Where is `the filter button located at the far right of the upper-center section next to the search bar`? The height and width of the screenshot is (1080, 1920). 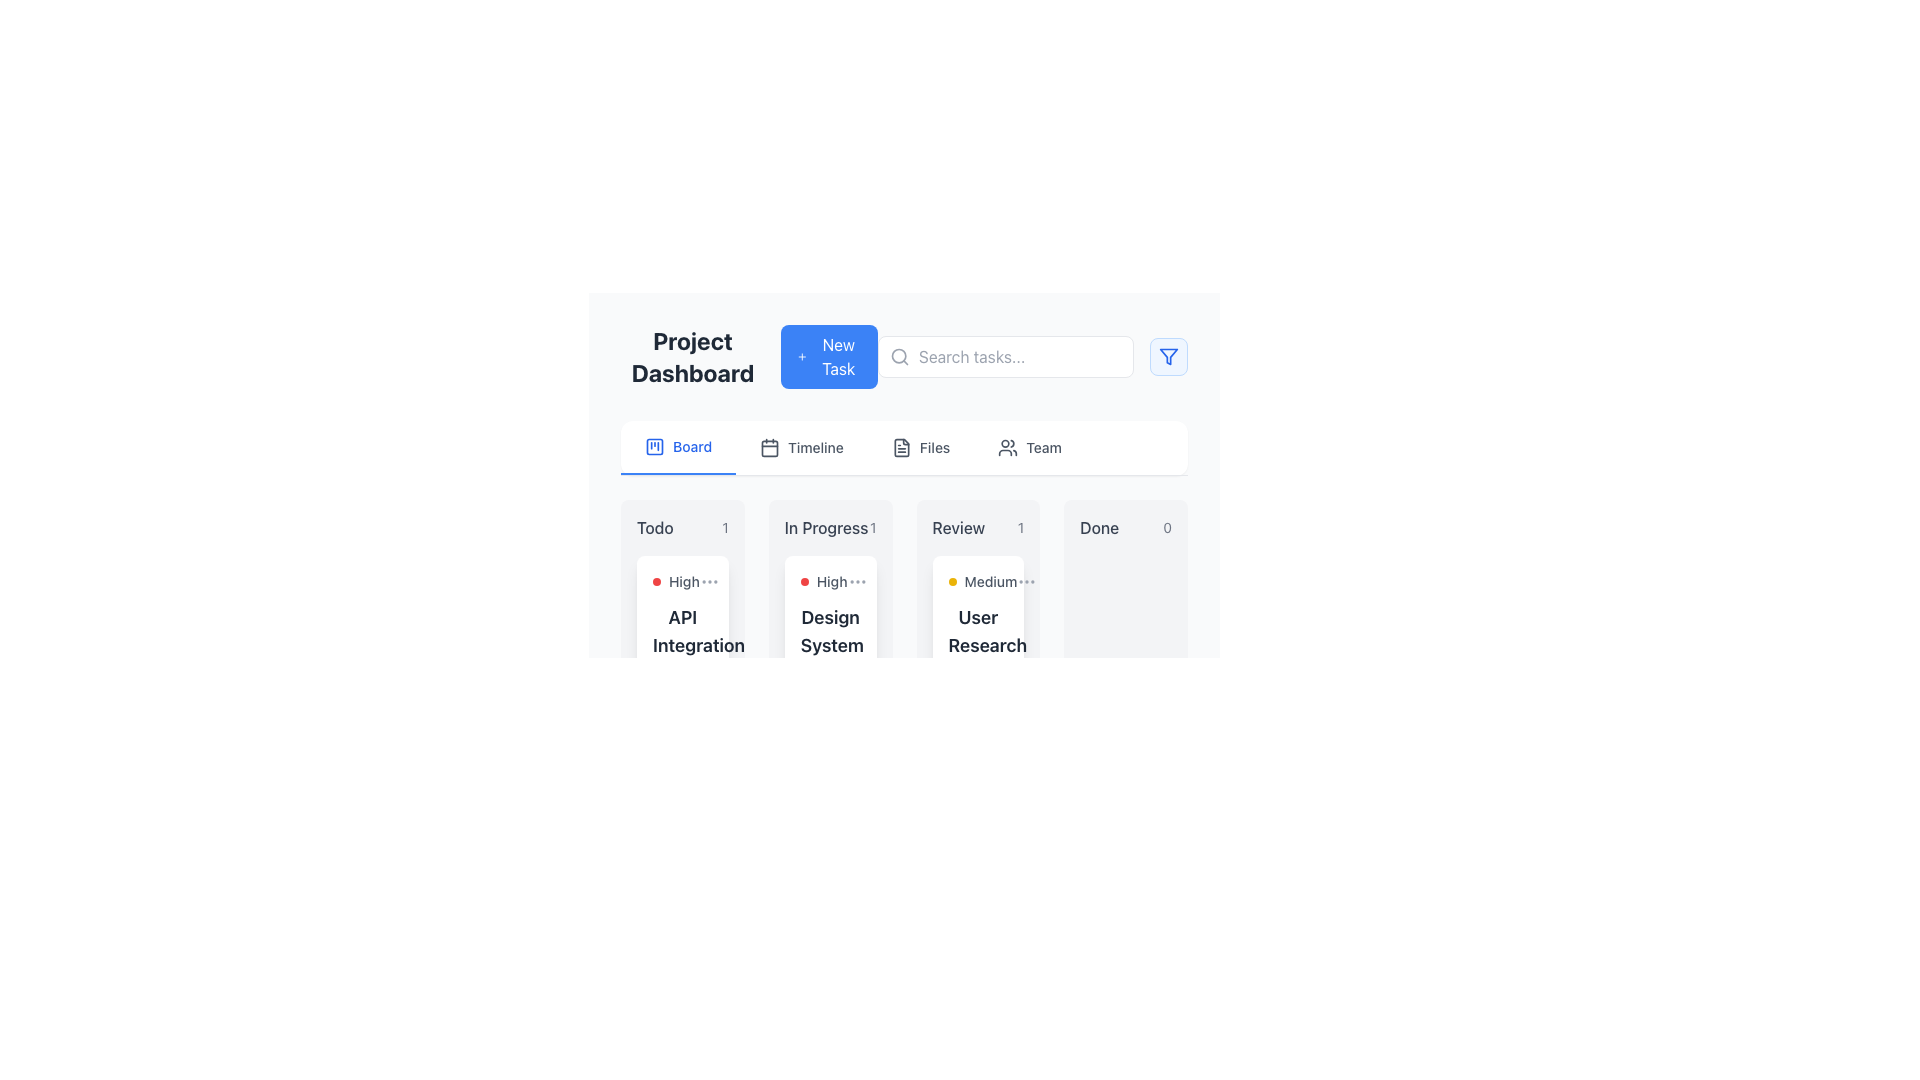 the filter button located at the far right of the upper-center section next to the search bar is located at coordinates (1169, 356).